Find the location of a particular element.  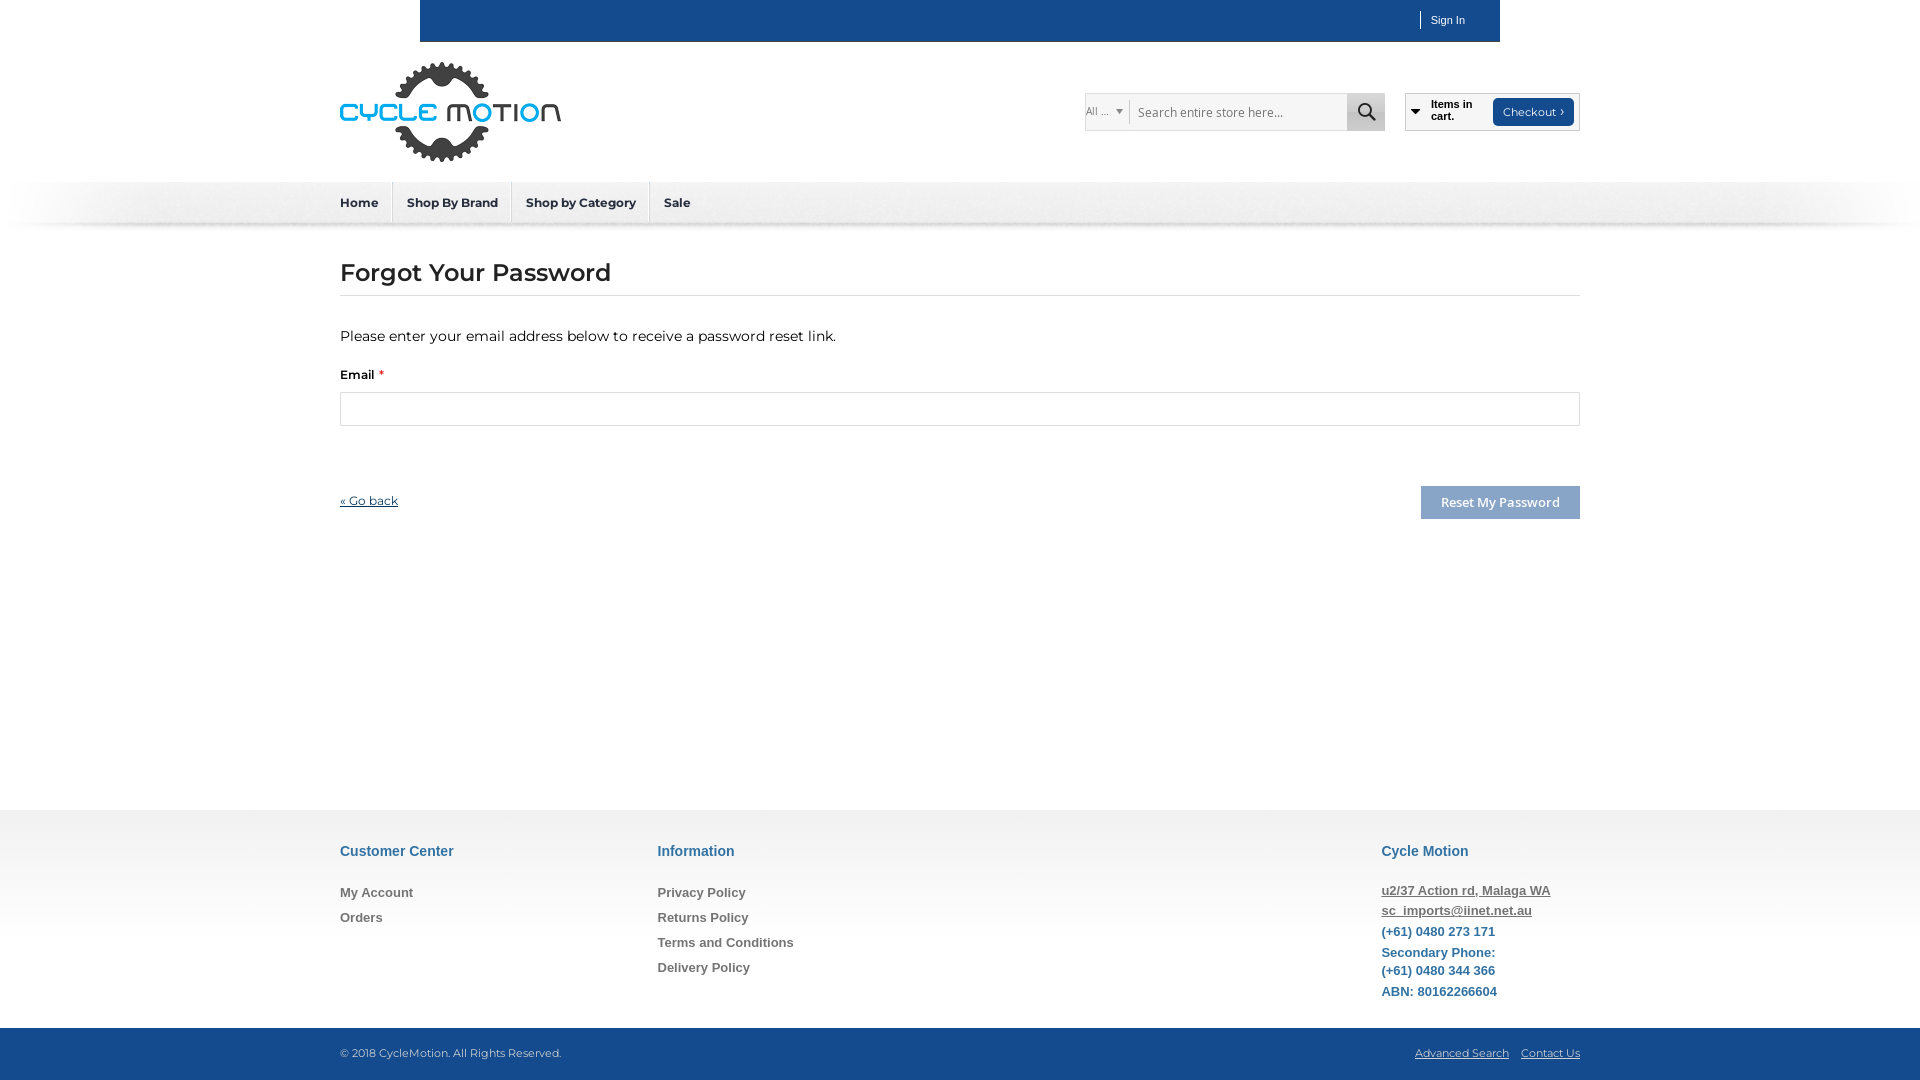

'Search' is located at coordinates (1365, 111).